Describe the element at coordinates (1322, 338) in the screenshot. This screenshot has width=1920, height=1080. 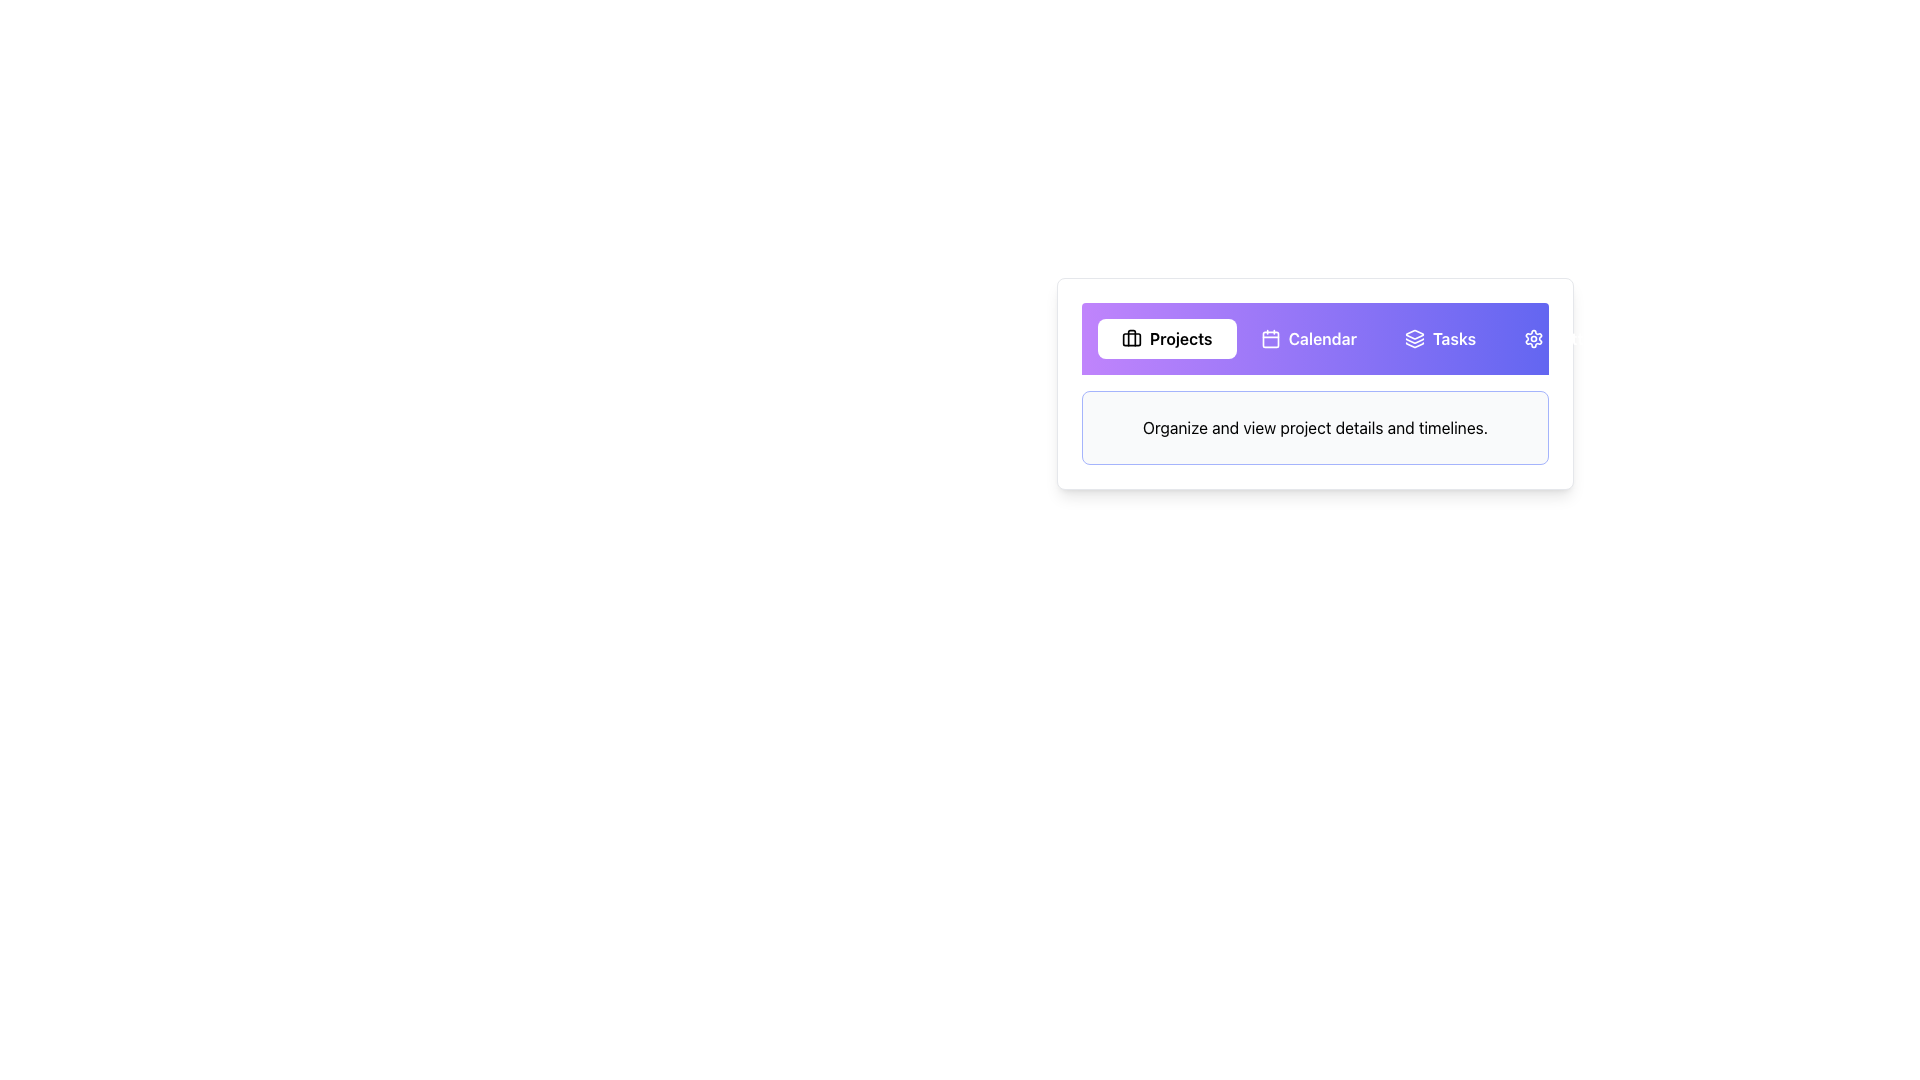
I see `the 'Calendar' text label` at that location.